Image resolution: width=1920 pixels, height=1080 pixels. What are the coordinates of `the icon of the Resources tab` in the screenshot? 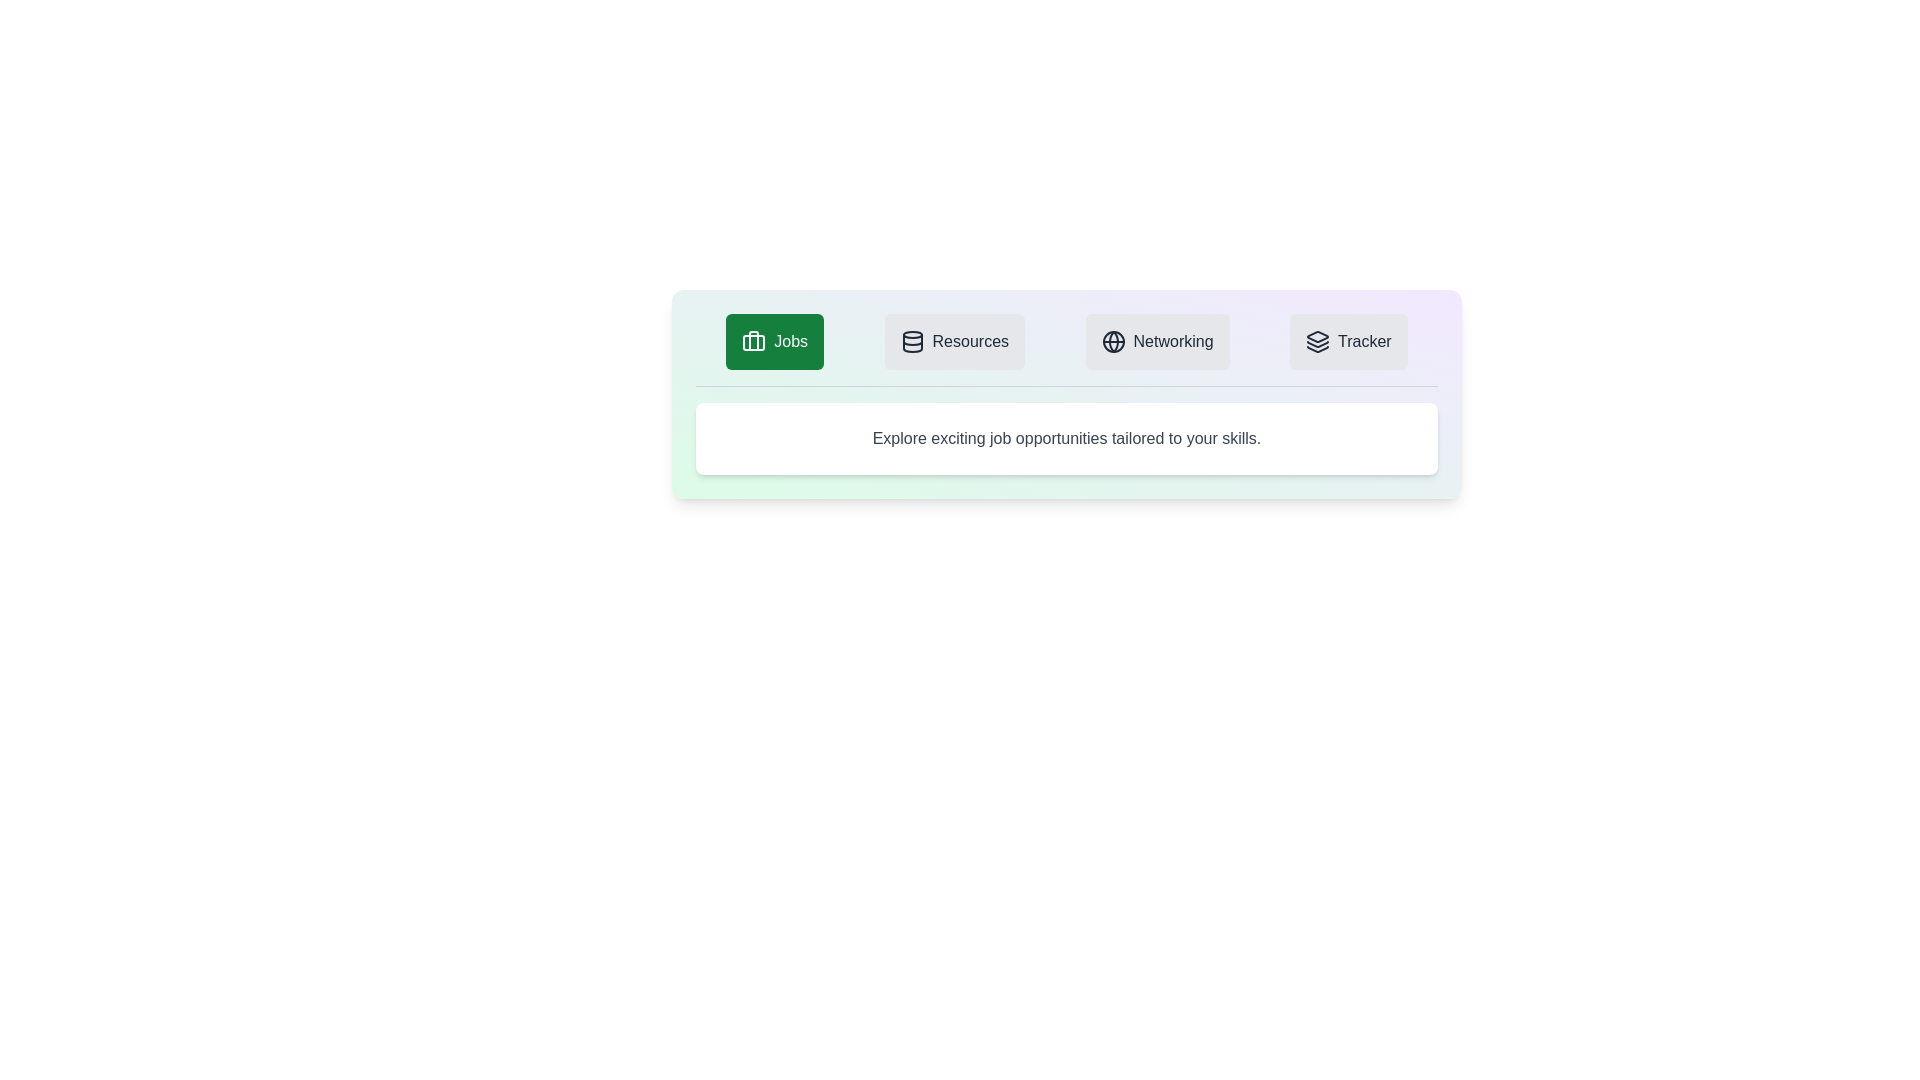 It's located at (911, 341).